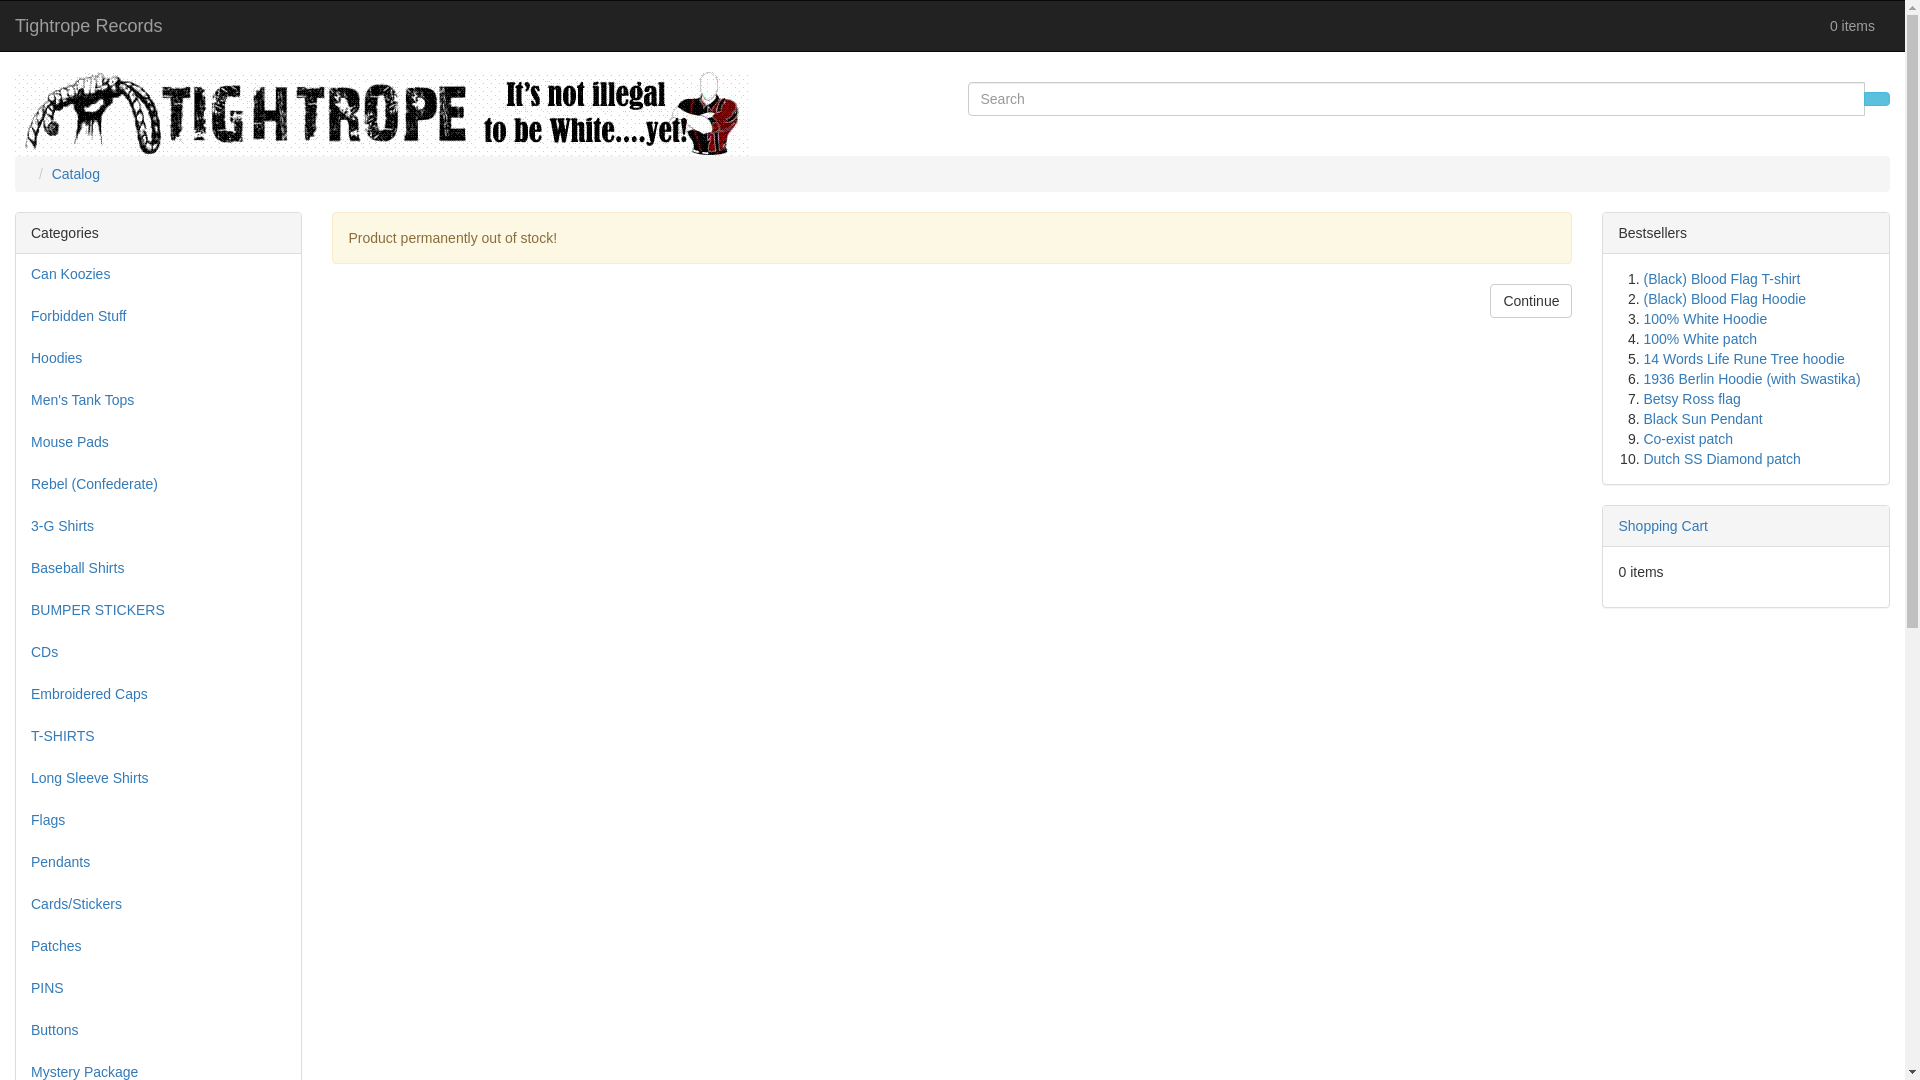  I want to click on '(Black) Blood Flag Hoodie', so click(1723, 299).